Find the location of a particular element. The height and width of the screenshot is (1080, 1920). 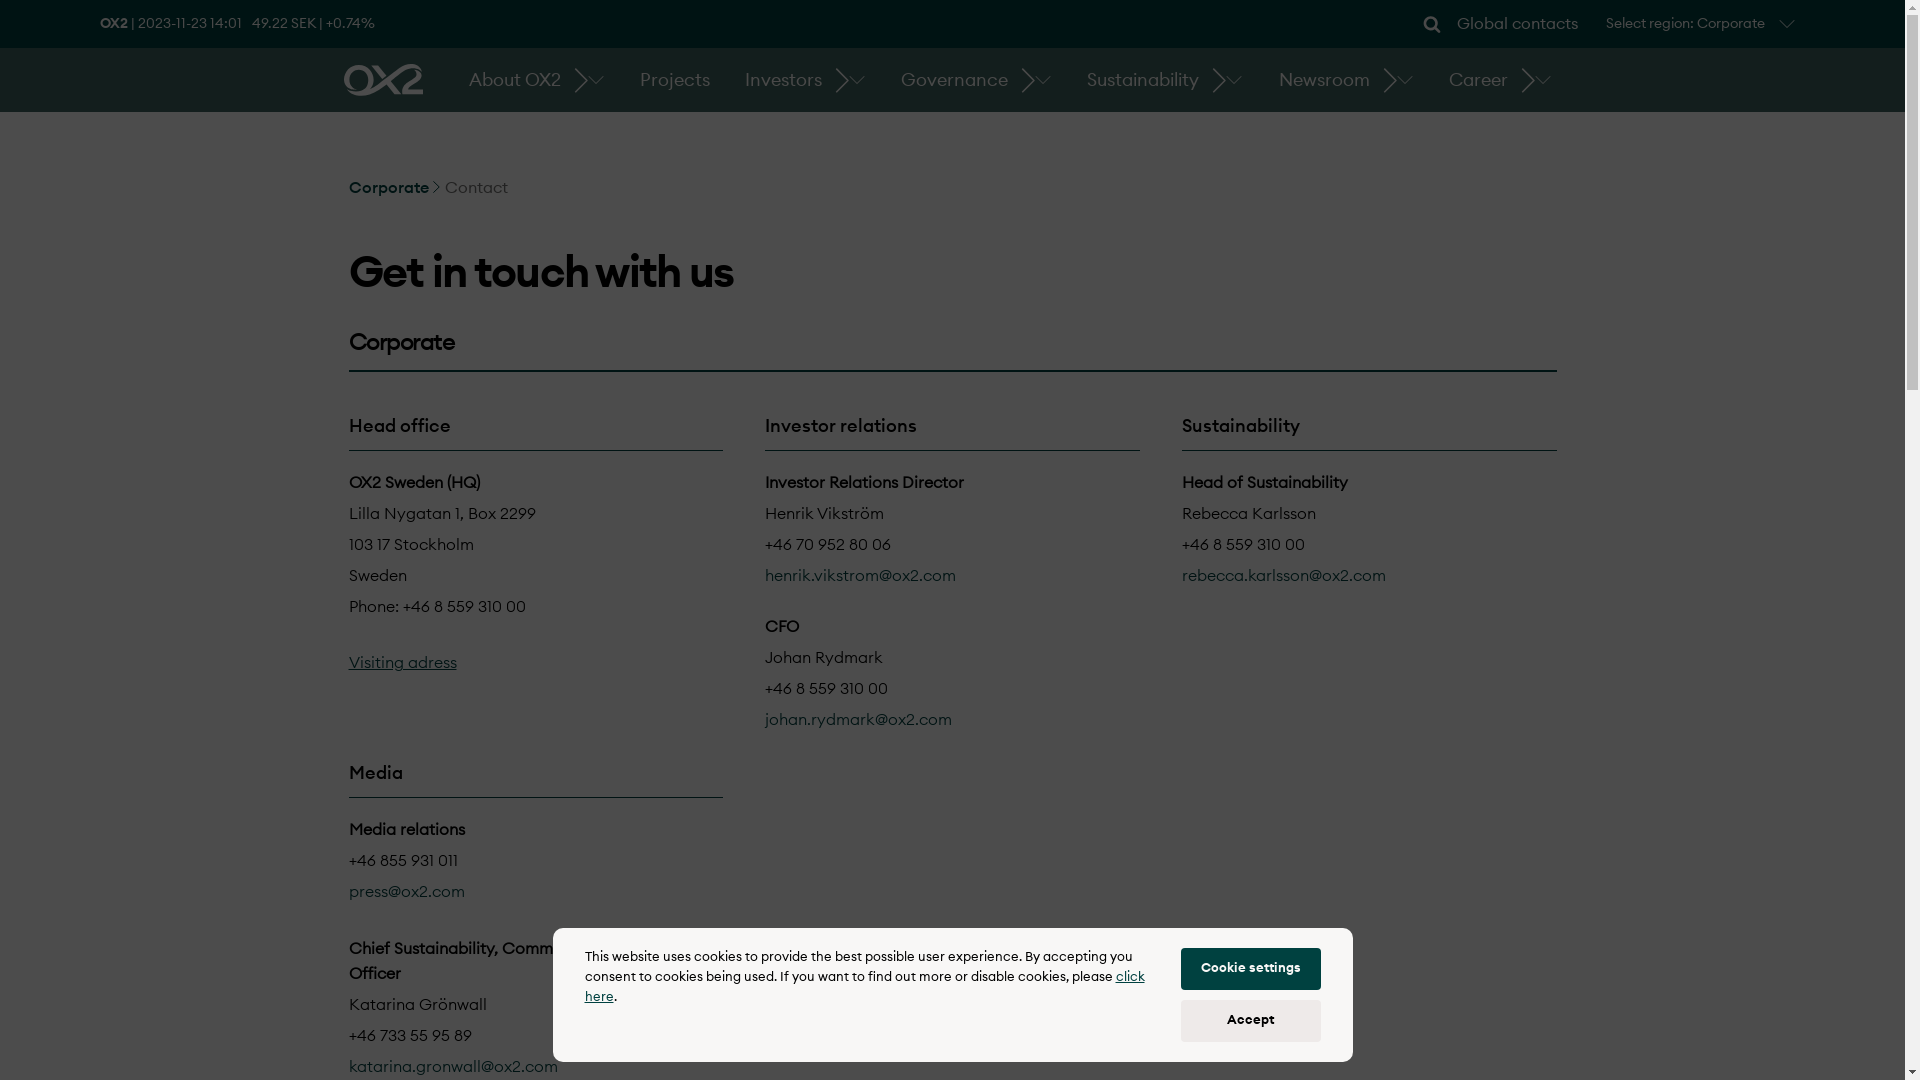

'rebecca.karlsson@ox2.com' is located at coordinates (1181, 575).